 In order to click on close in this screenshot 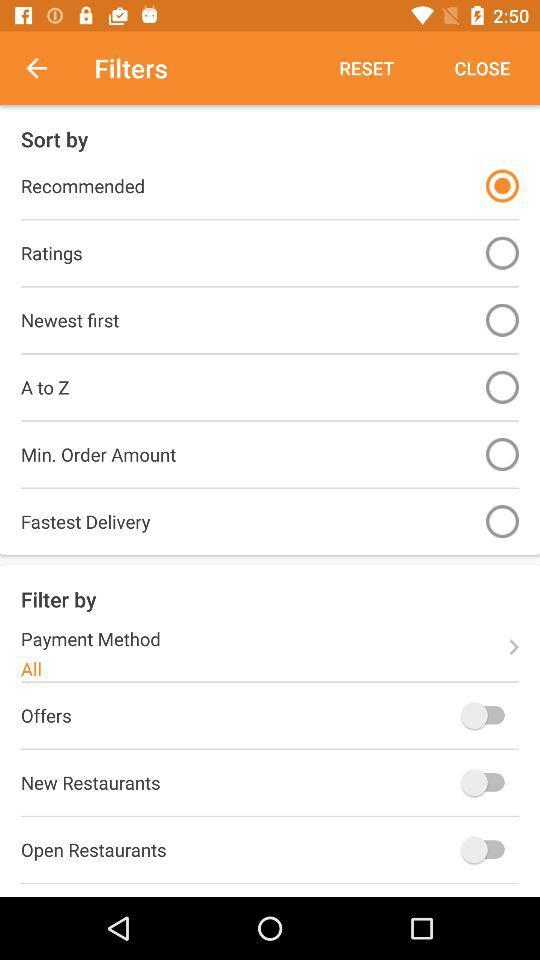, I will do `click(481, 68)`.